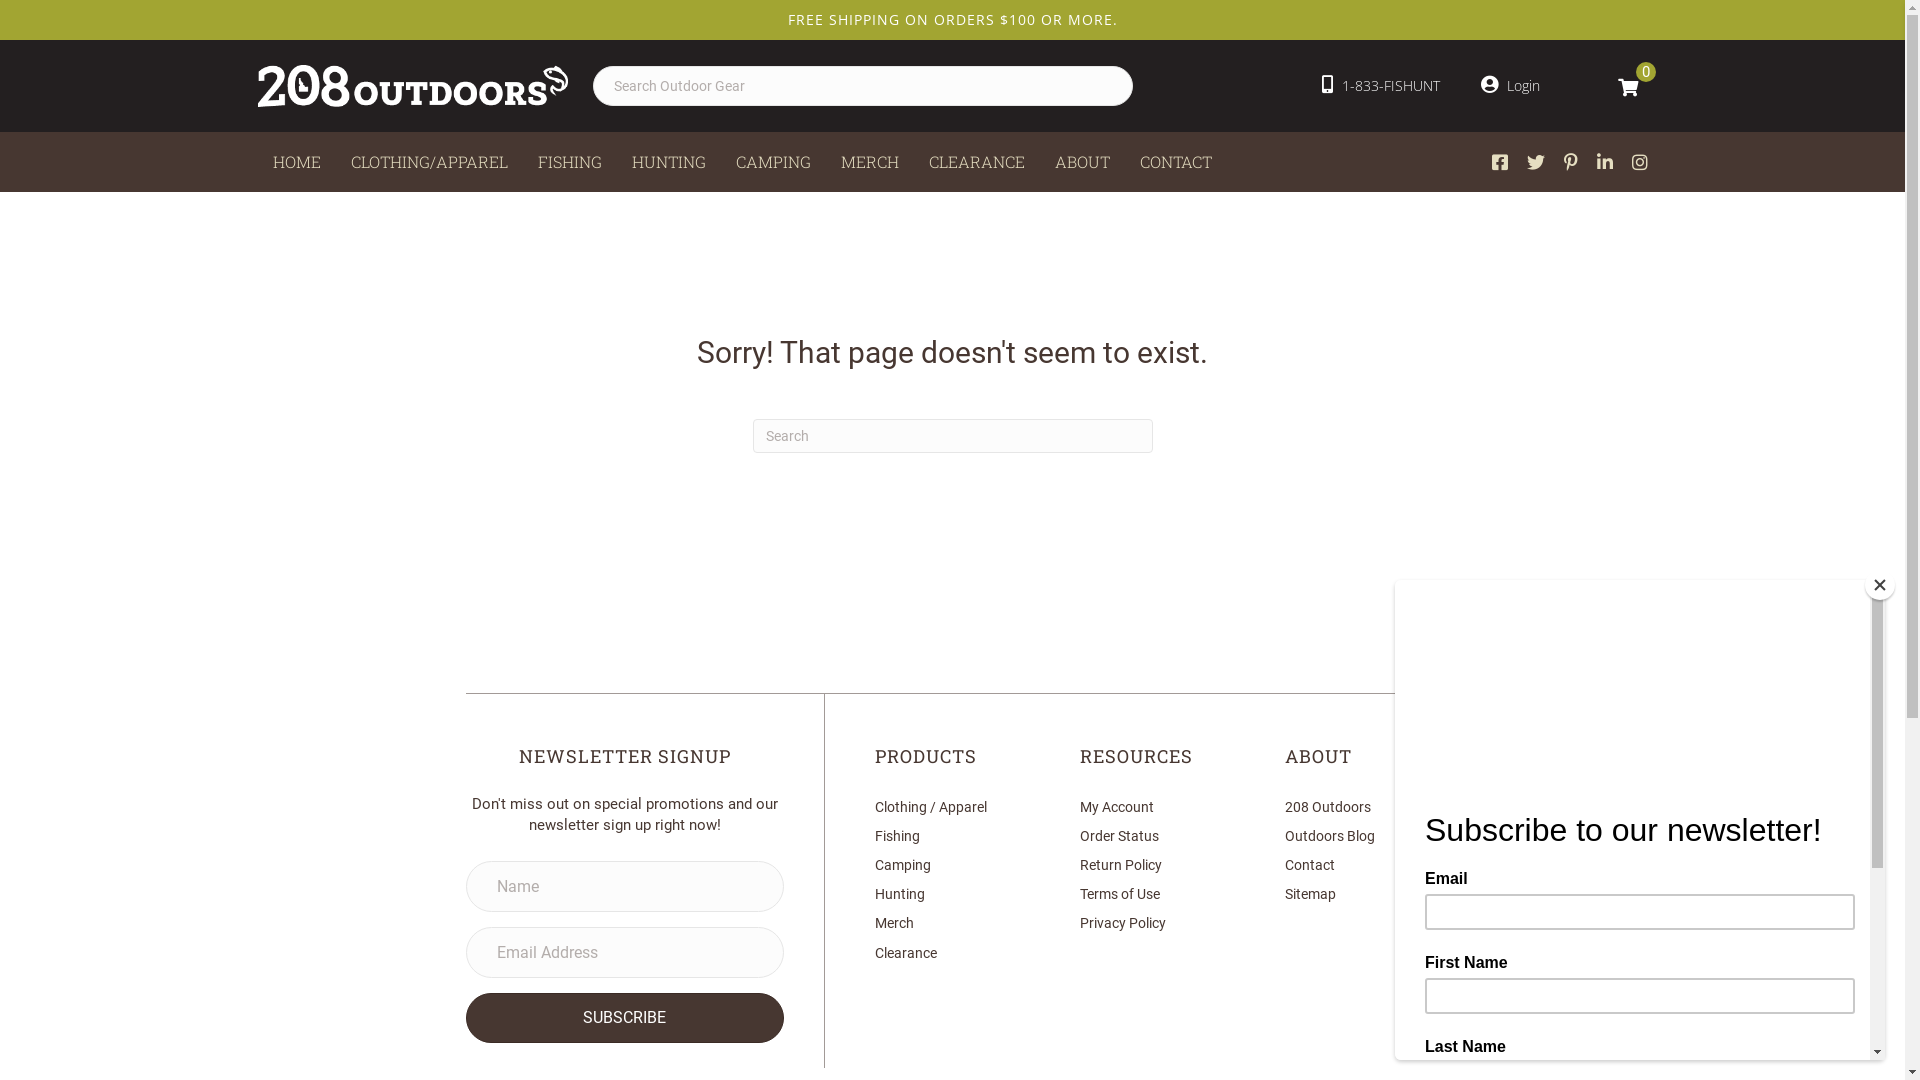 The height and width of the screenshot is (1080, 1920). Describe the element at coordinates (896, 836) in the screenshot. I see `'Fishing'` at that location.